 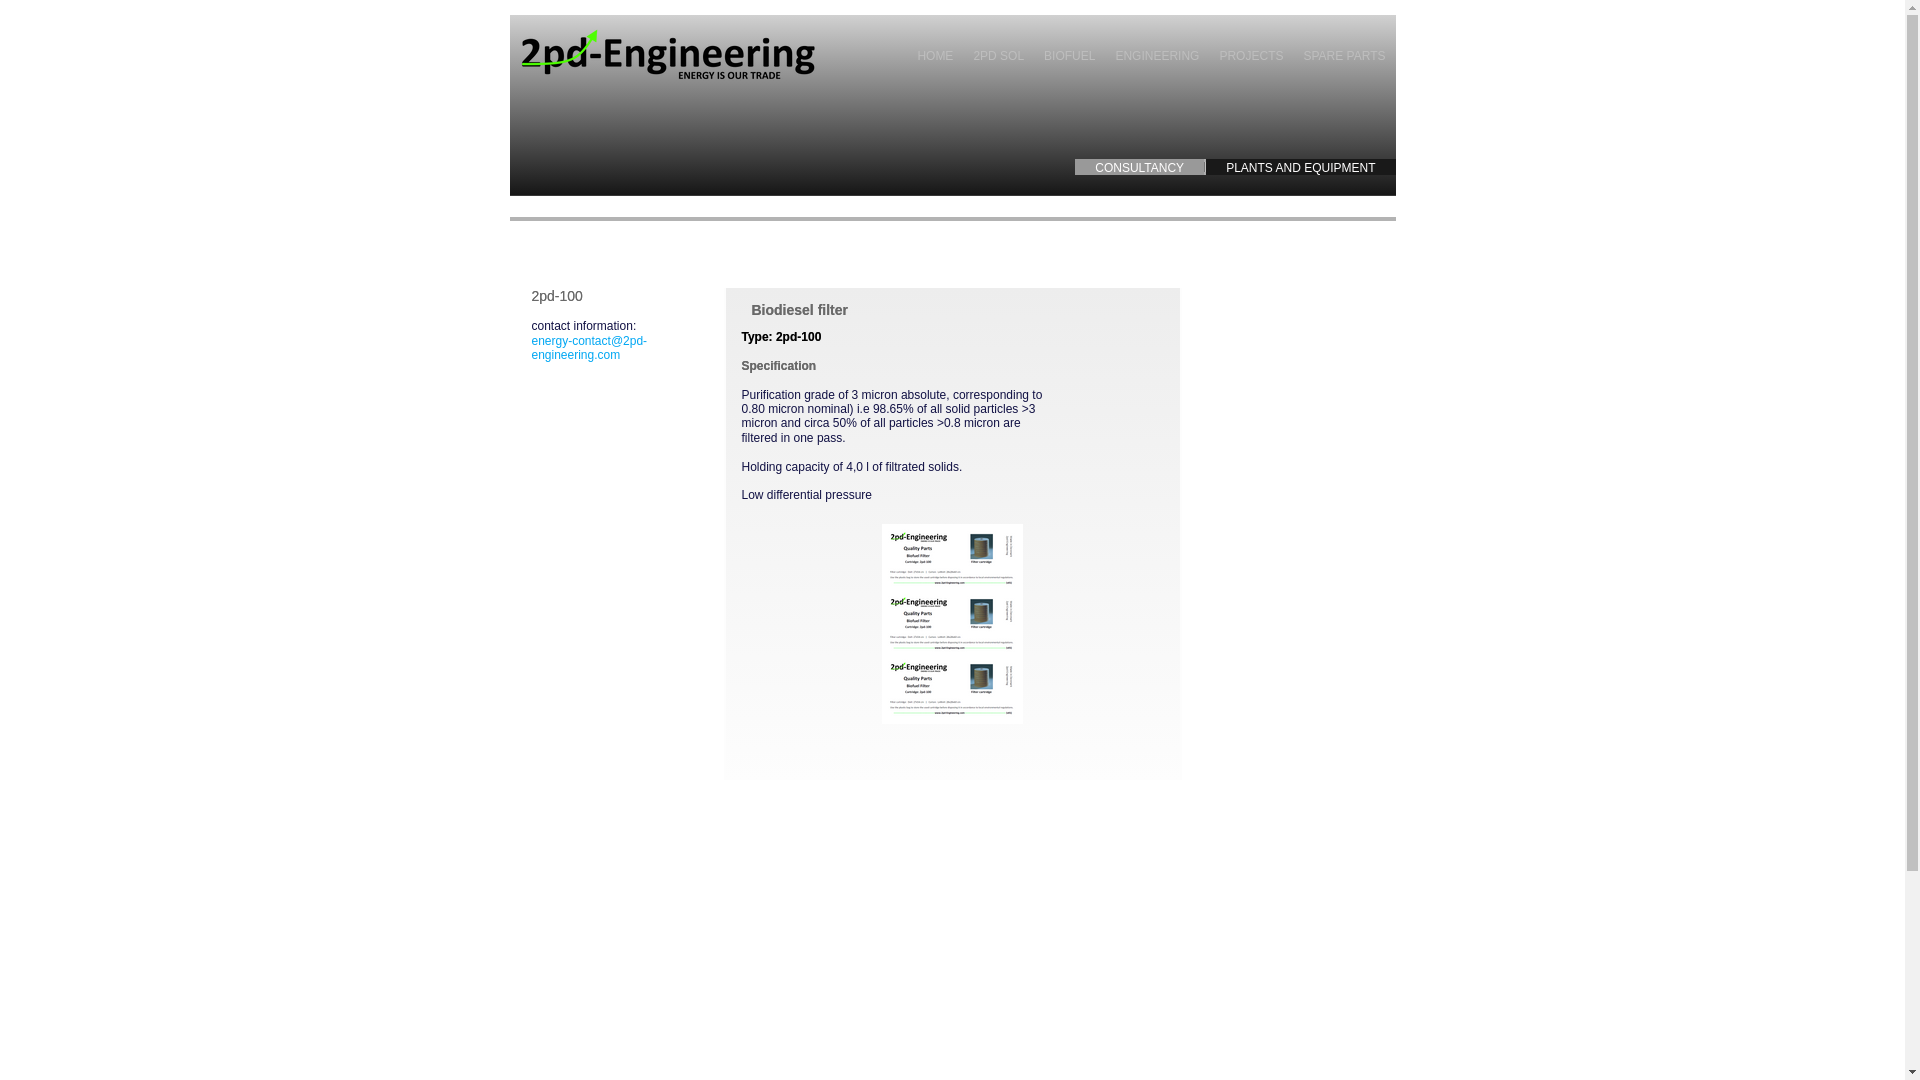 I want to click on 'PLANTS AND EQUIPMENT', so click(x=1204, y=165).